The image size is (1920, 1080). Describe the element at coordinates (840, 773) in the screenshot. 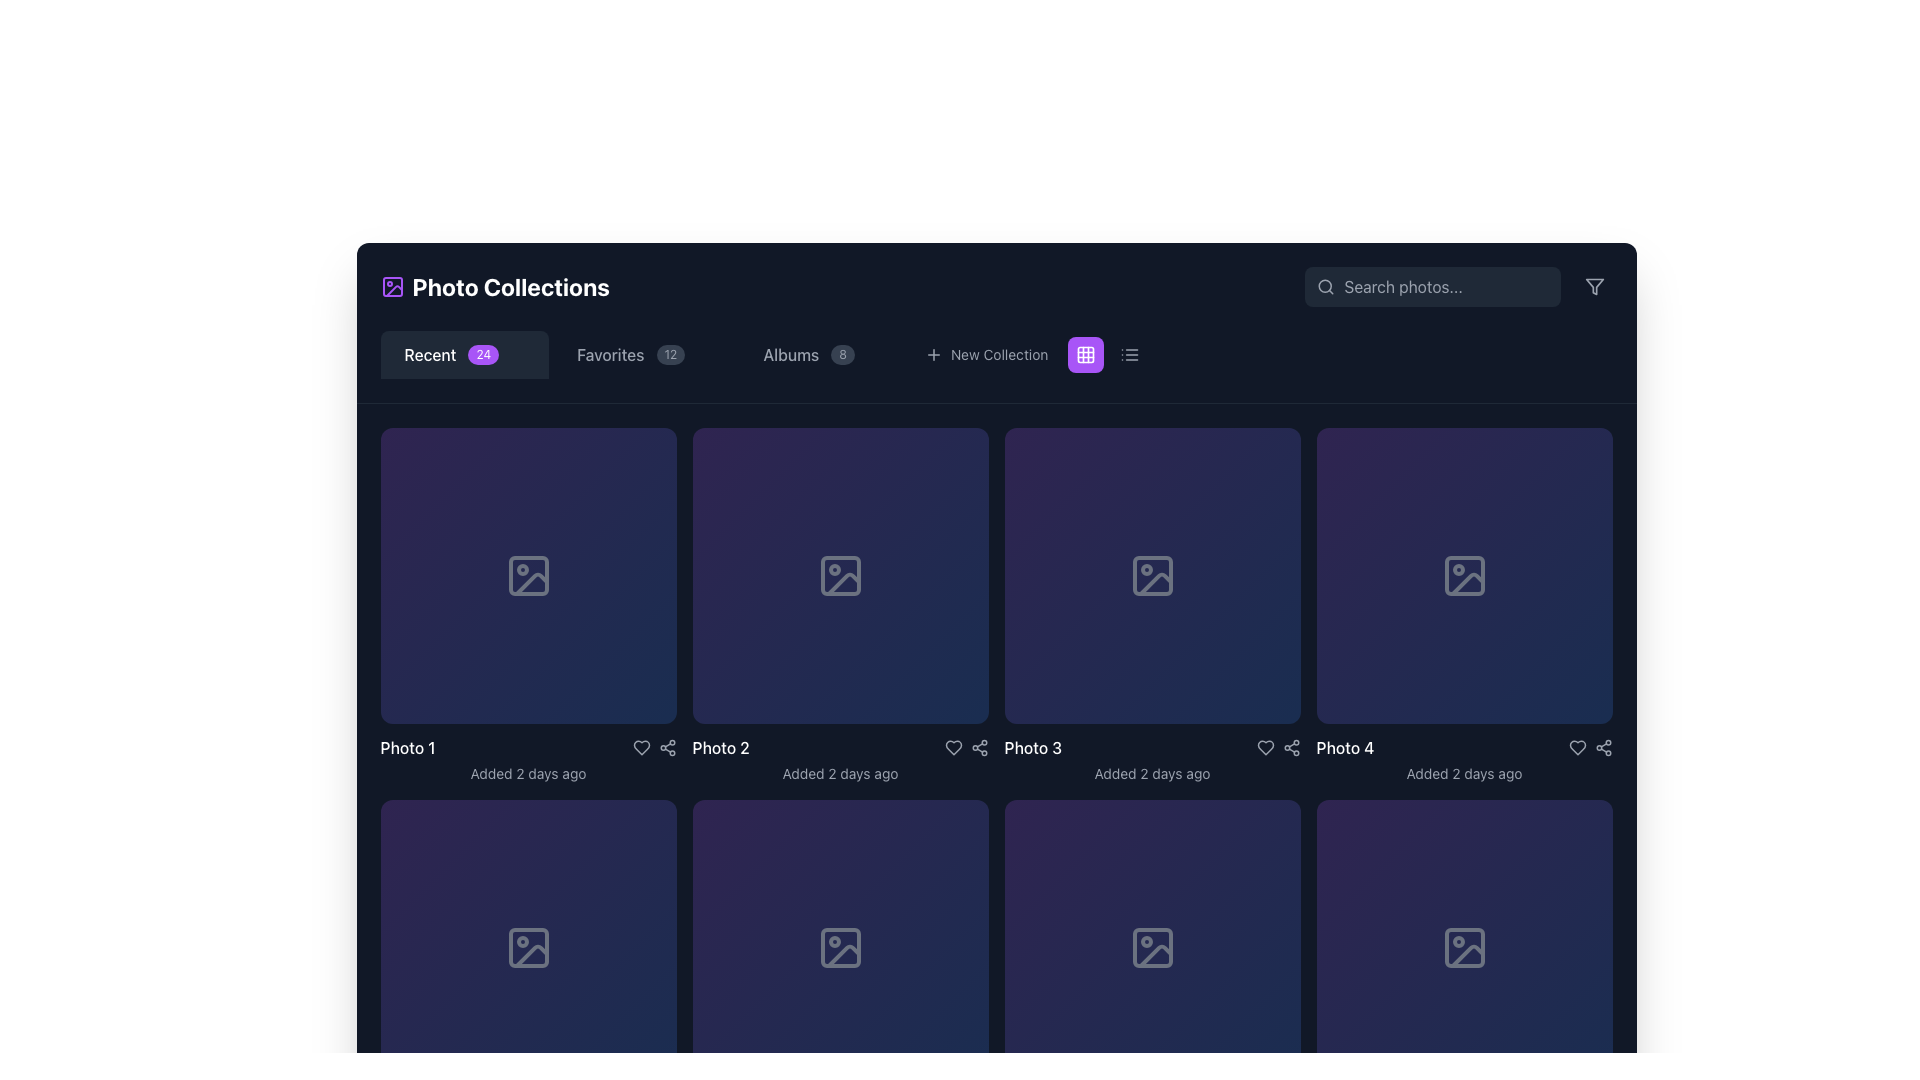

I see `message displayed in the gray-colored text label that says 'Added 2 days ago', located below the 'Photo 2' title in the second cell of the grid layout` at that location.